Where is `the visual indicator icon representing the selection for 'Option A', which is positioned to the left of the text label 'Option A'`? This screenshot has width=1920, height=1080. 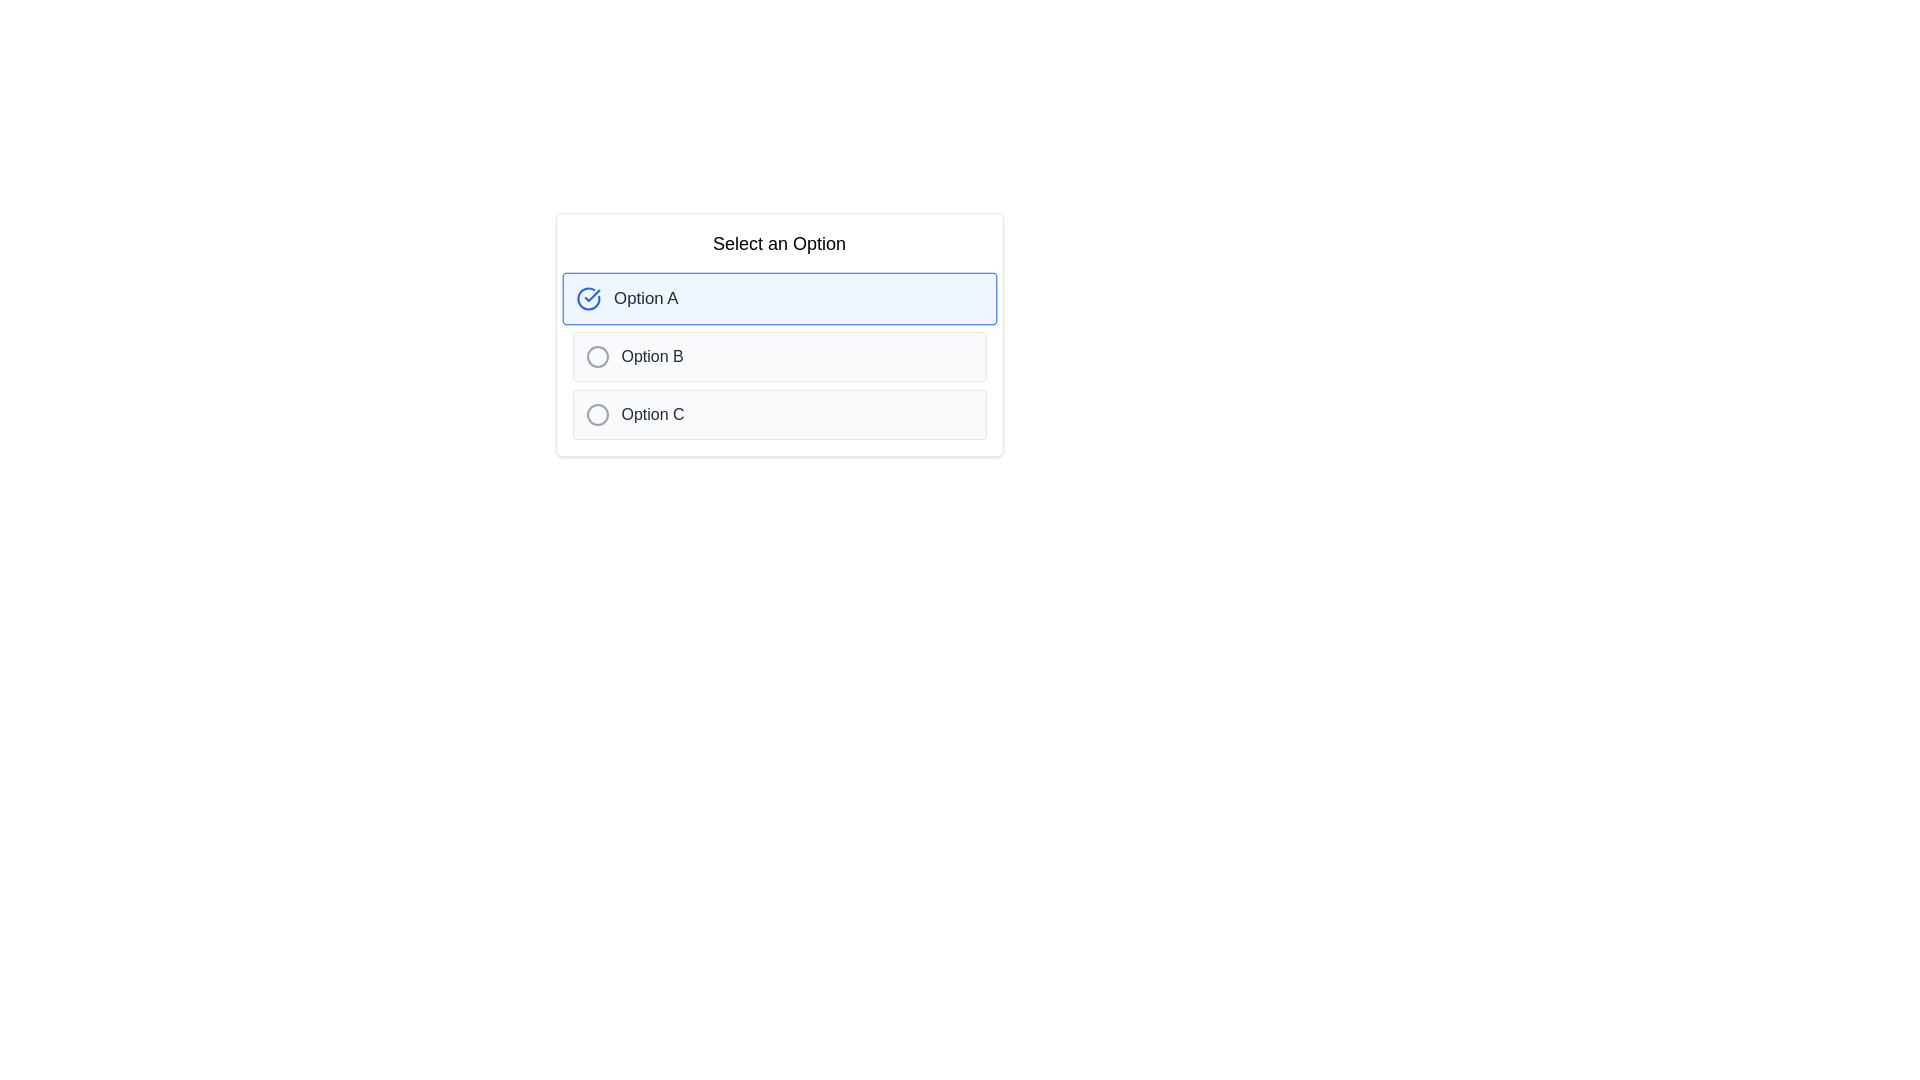
the visual indicator icon representing the selection for 'Option A', which is positioned to the left of the text label 'Option A' is located at coordinates (587, 299).